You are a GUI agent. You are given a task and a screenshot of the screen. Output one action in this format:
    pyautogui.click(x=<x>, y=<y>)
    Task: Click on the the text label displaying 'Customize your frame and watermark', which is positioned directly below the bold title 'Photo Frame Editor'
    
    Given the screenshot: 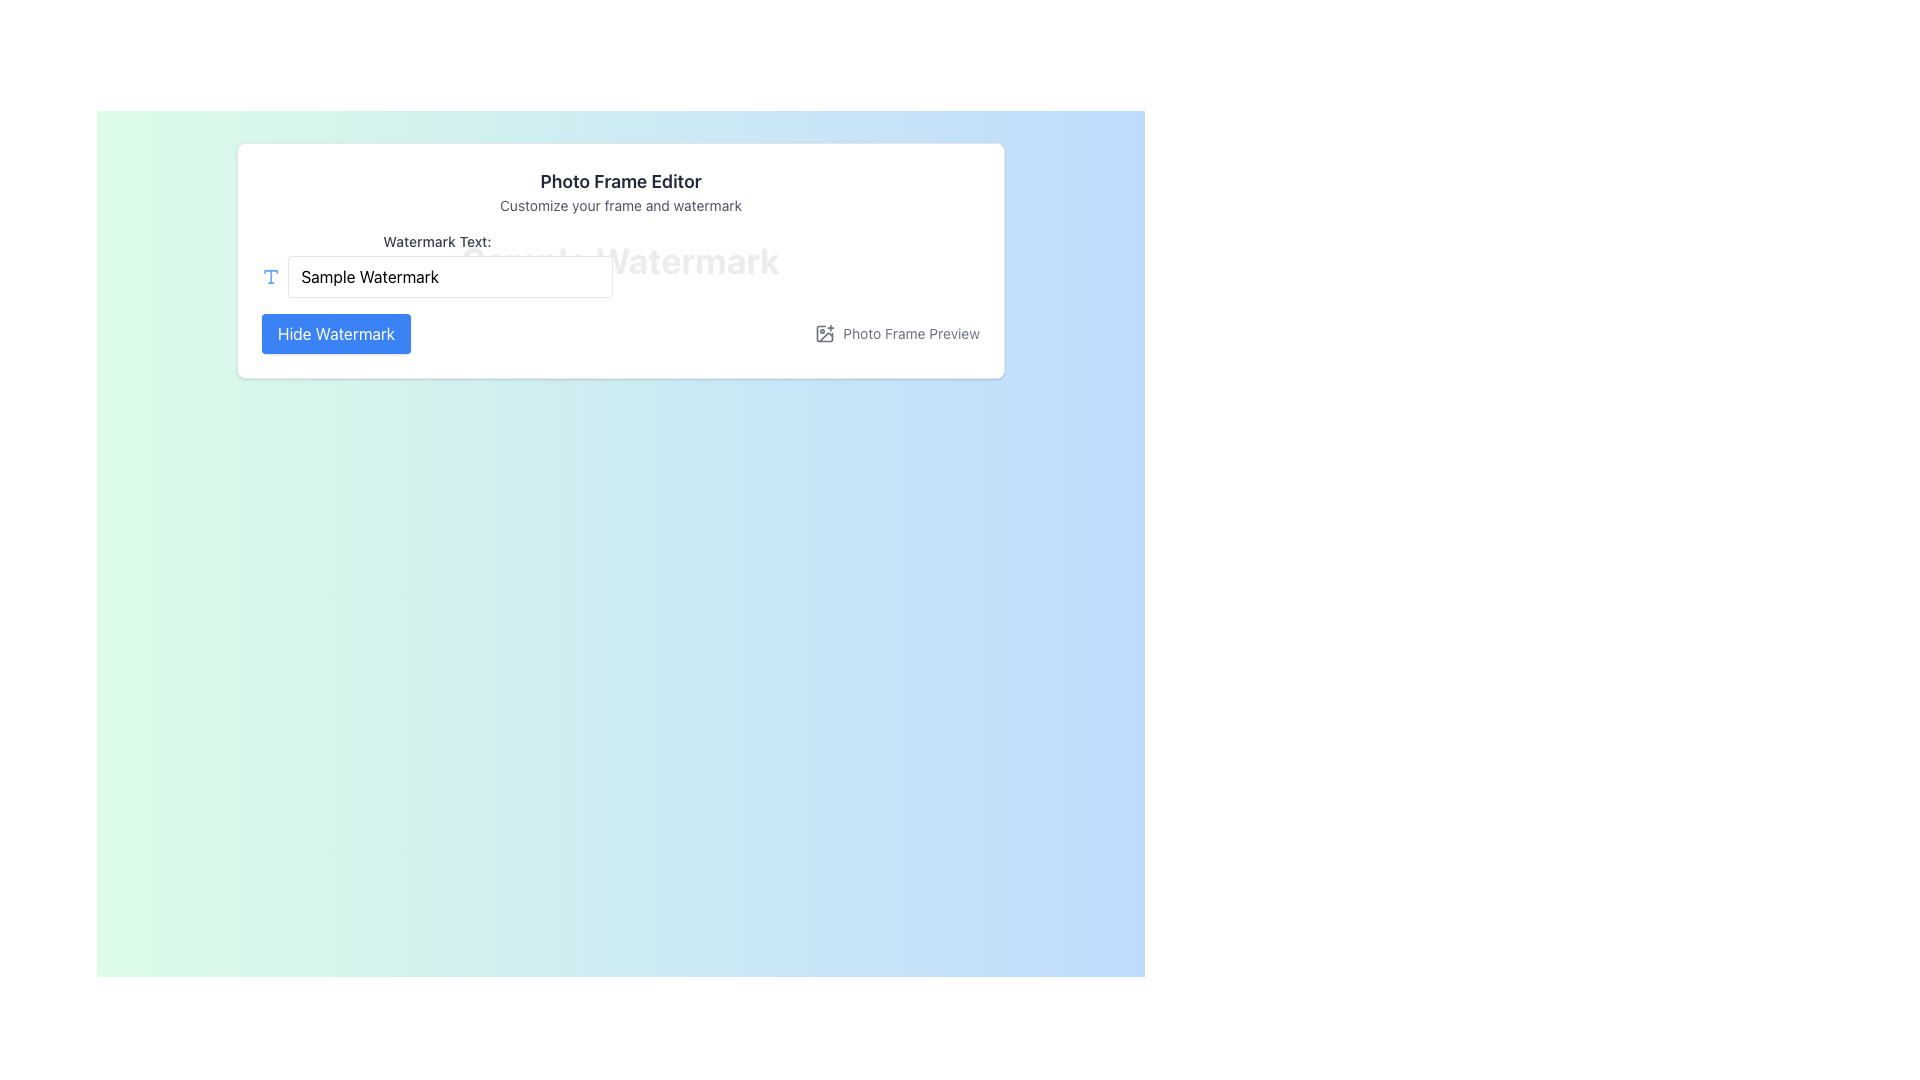 What is the action you would take?
    pyautogui.click(x=619, y=205)
    